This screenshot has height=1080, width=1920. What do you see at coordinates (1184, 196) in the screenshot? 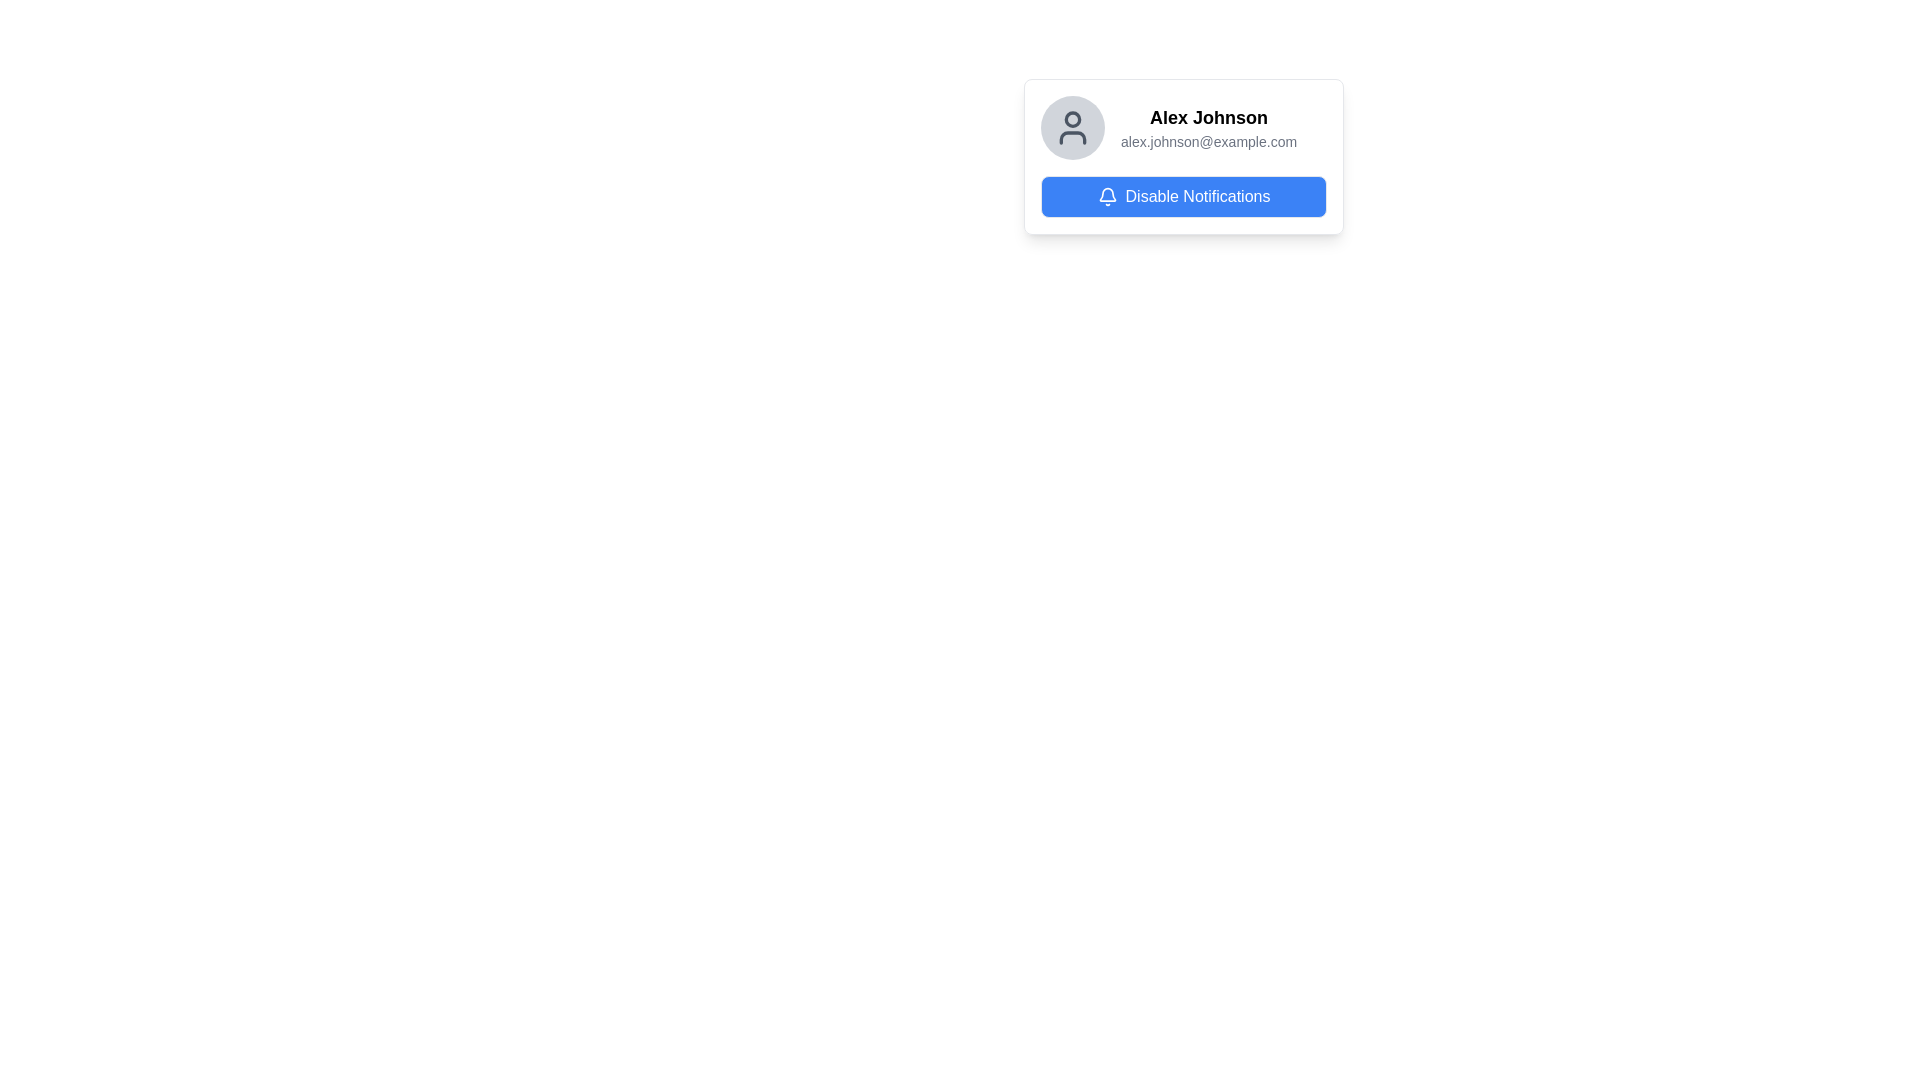
I see `the notifications disable button located at the bottom of the user details card displaying 'Alex Johnson' and their email address` at bounding box center [1184, 196].